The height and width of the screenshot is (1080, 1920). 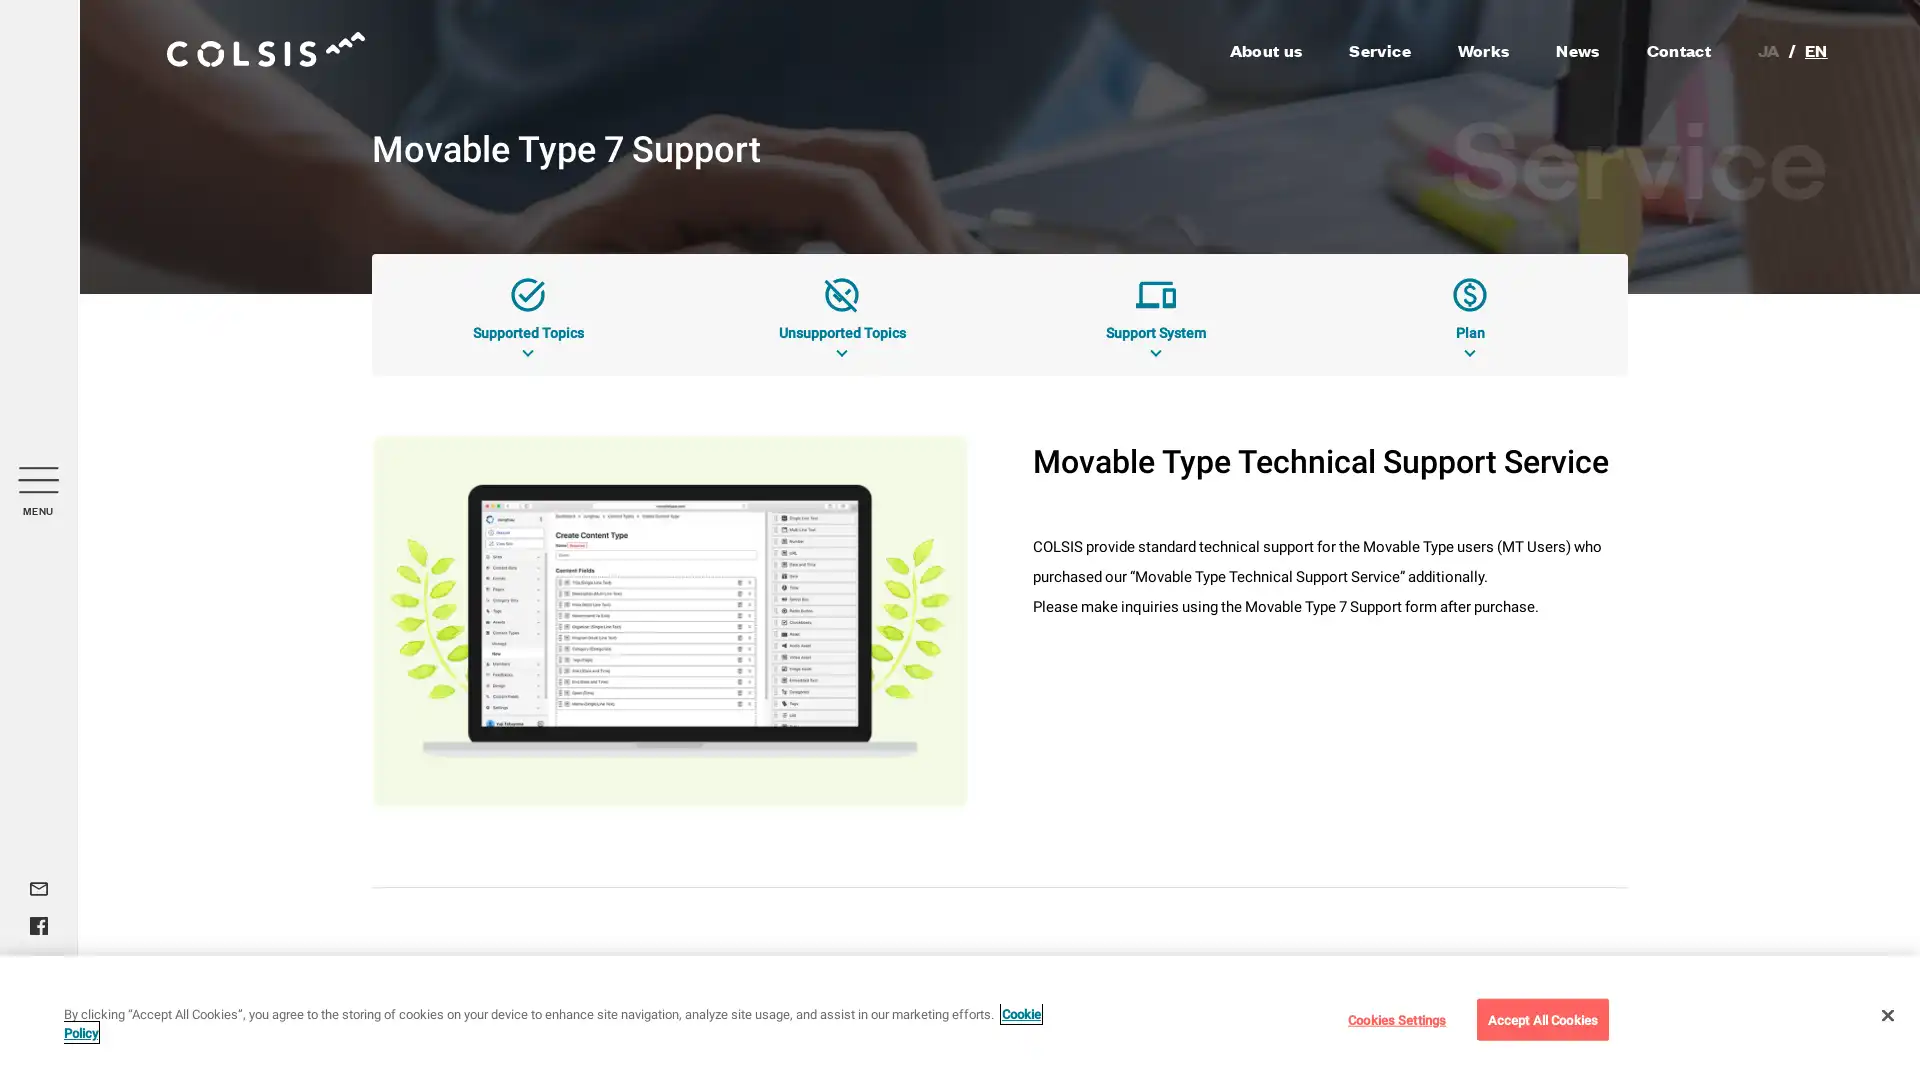 I want to click on Close, so click(x=1886, y=1014).